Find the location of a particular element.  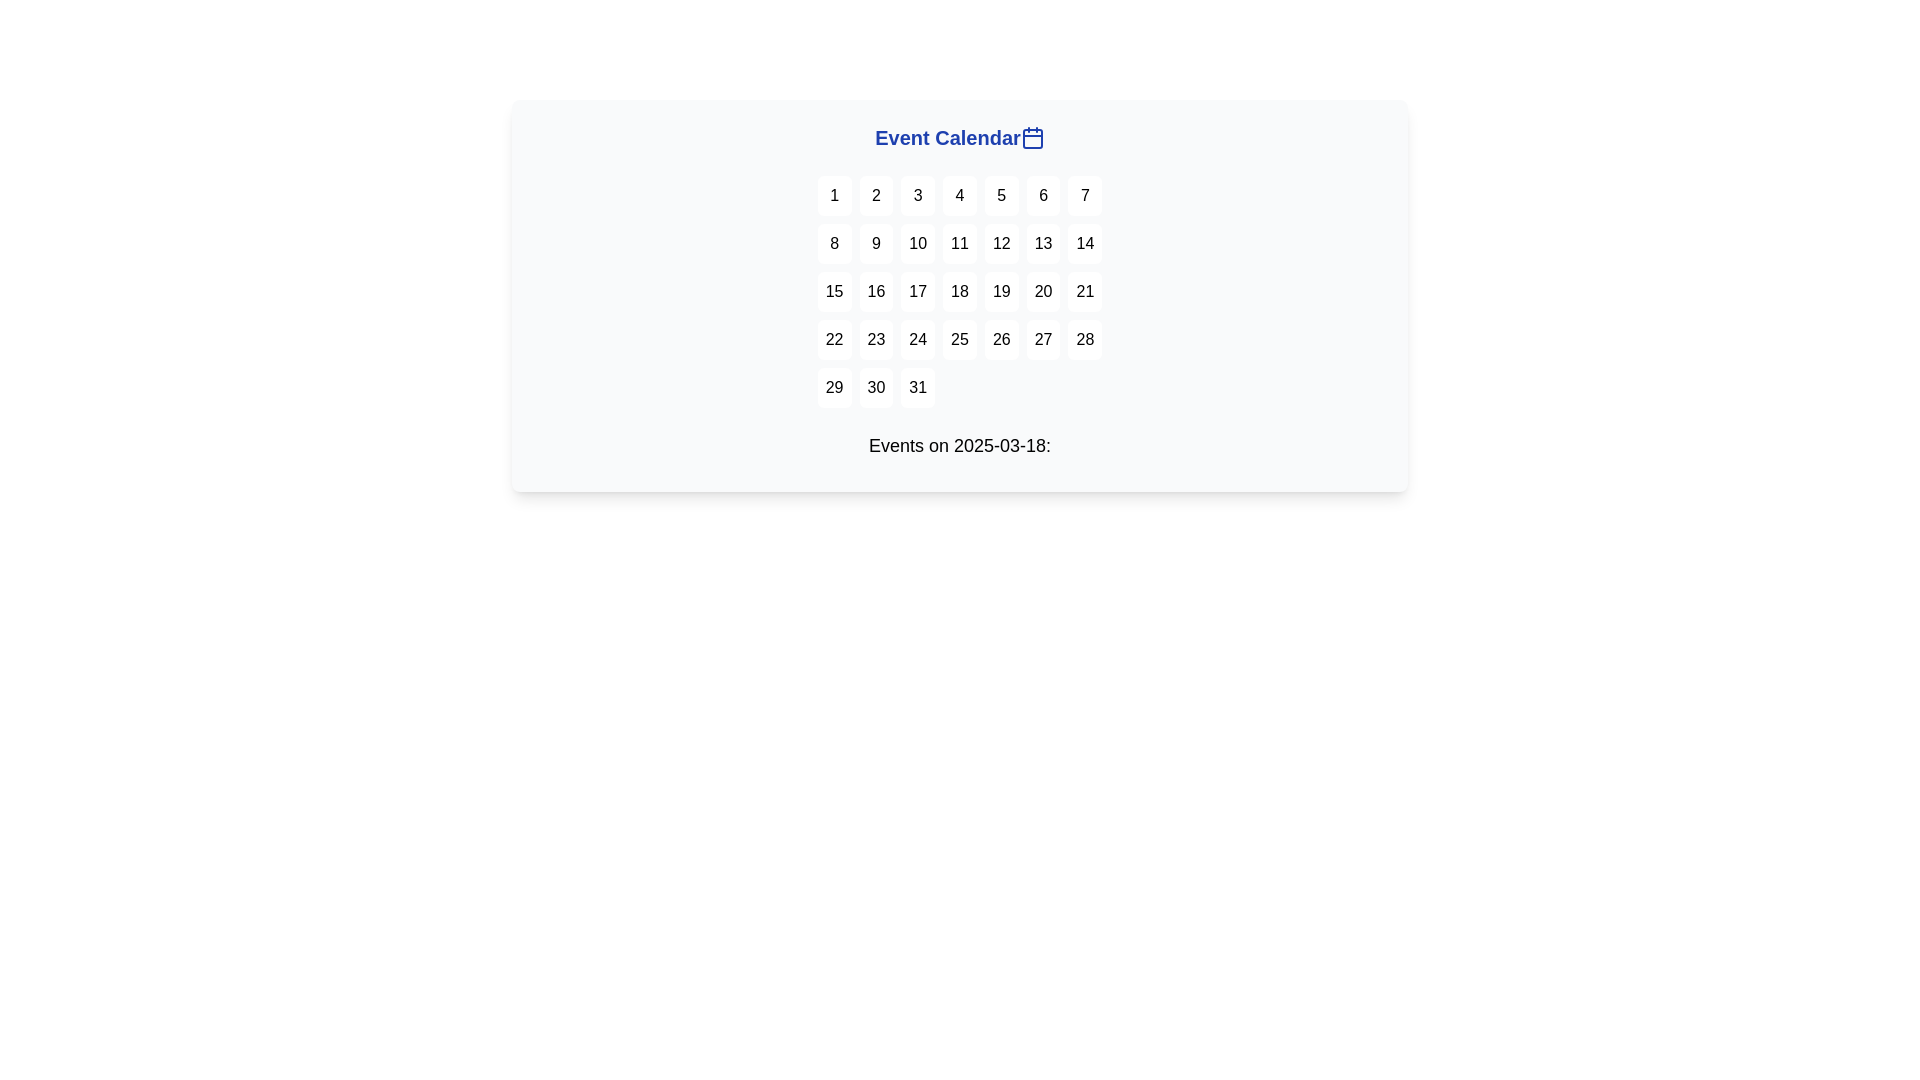

the eleventh day button in the Event Calendar to trigger a visual effect is located at coordinates (960, 242).